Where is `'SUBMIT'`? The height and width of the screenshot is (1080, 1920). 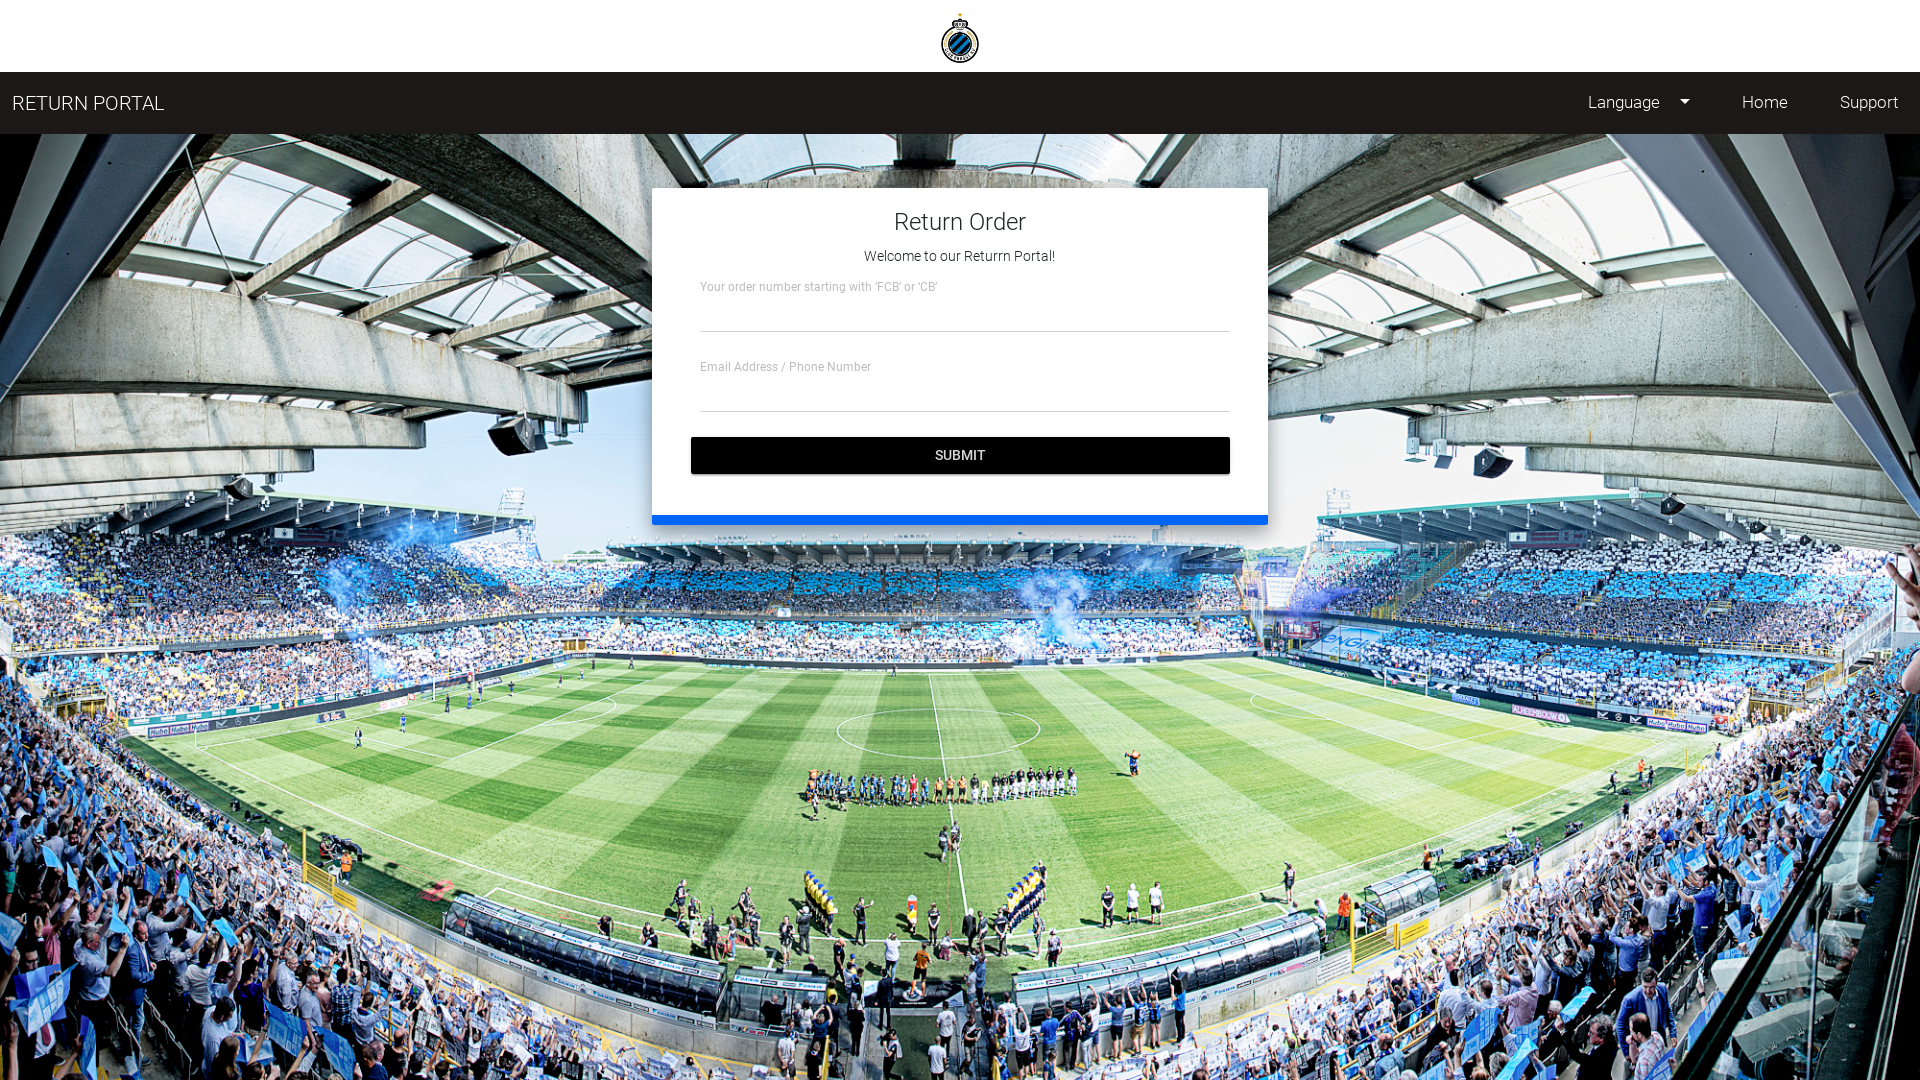
'SUBMIT' is located at coordinates (960, 455).